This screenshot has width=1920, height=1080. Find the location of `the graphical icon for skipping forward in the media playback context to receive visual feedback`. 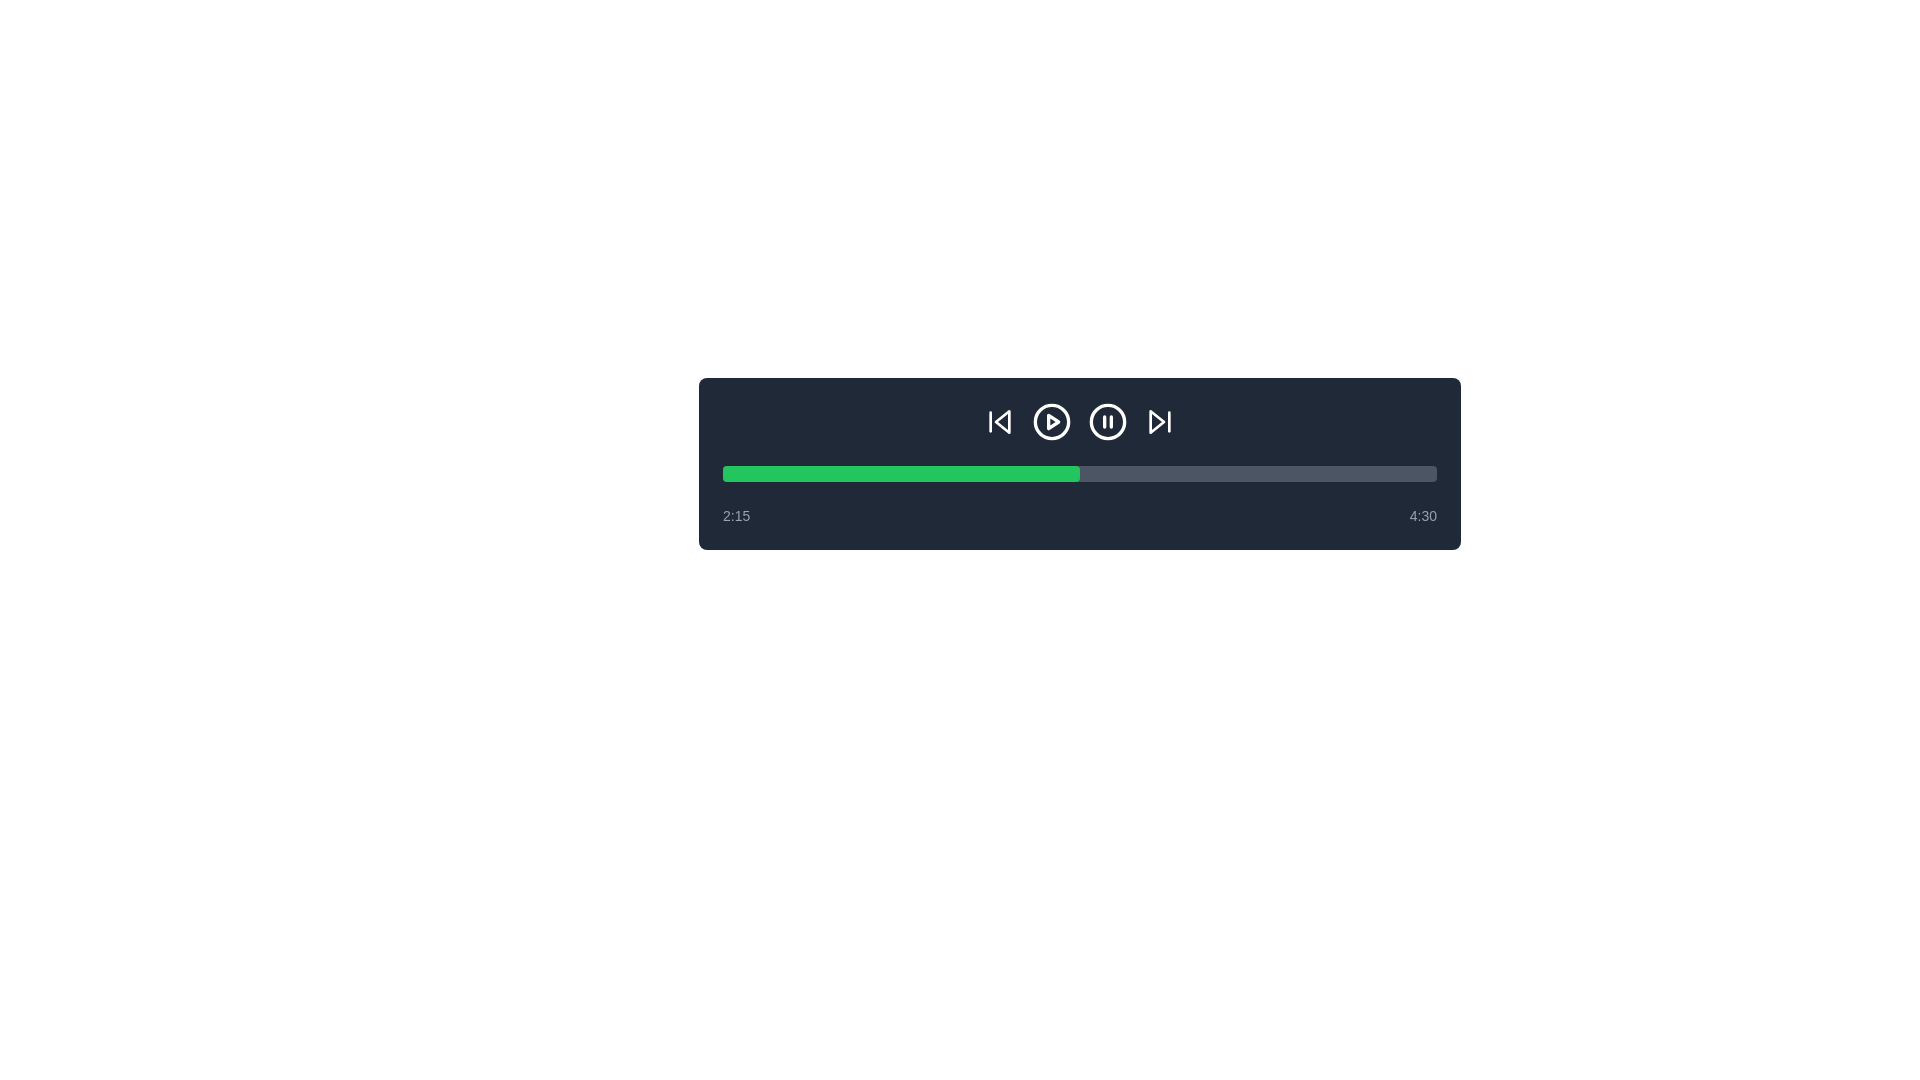

the graphical icon for skipping forward in the media playback context to receive visual feedback is located at coordinates (1157, 420).